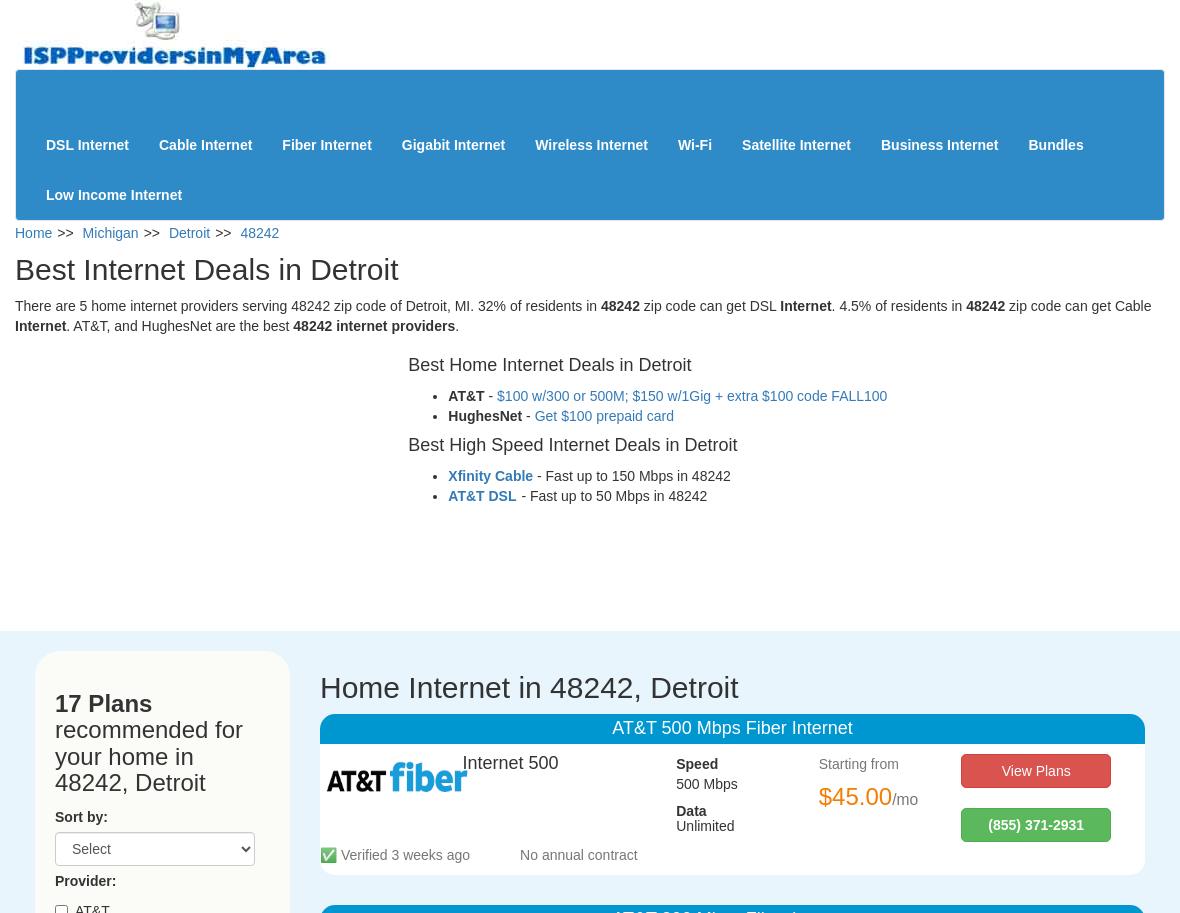 The width and height of the screenshot is (1180, 913). I want to click on '.', so click(457, 325).